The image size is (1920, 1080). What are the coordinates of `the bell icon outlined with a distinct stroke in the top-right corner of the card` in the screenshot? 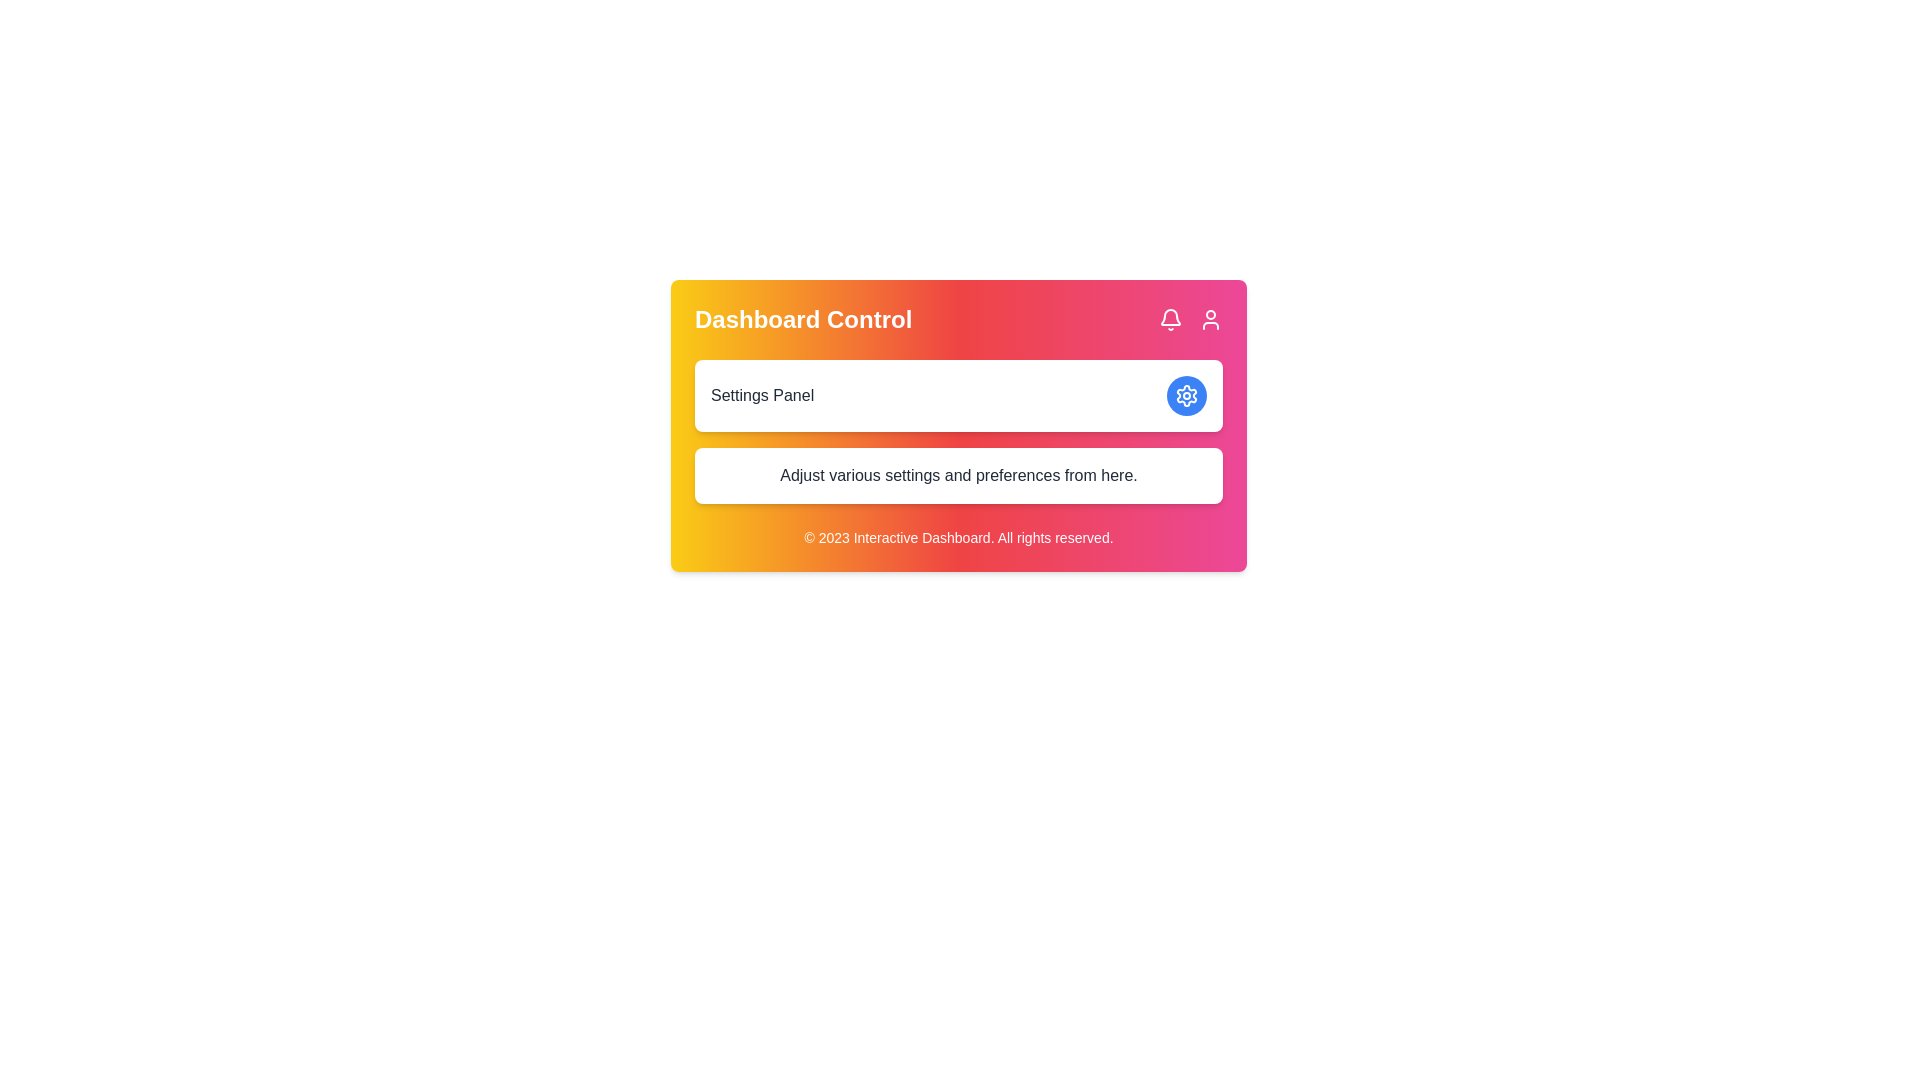 It's located at (1171, 319).